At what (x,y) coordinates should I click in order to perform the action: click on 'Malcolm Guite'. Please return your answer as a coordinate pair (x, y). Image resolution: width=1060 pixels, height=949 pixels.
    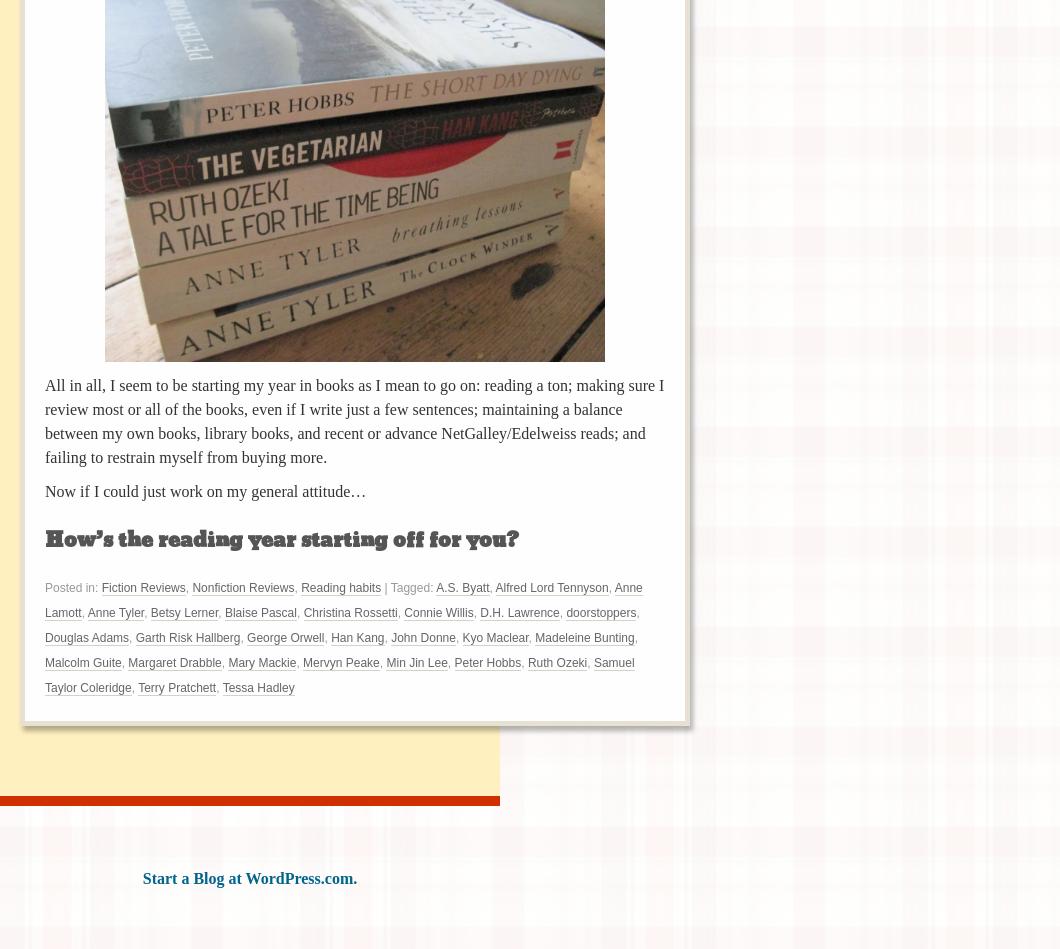
    Looking at the image, I should click on (45, 662).